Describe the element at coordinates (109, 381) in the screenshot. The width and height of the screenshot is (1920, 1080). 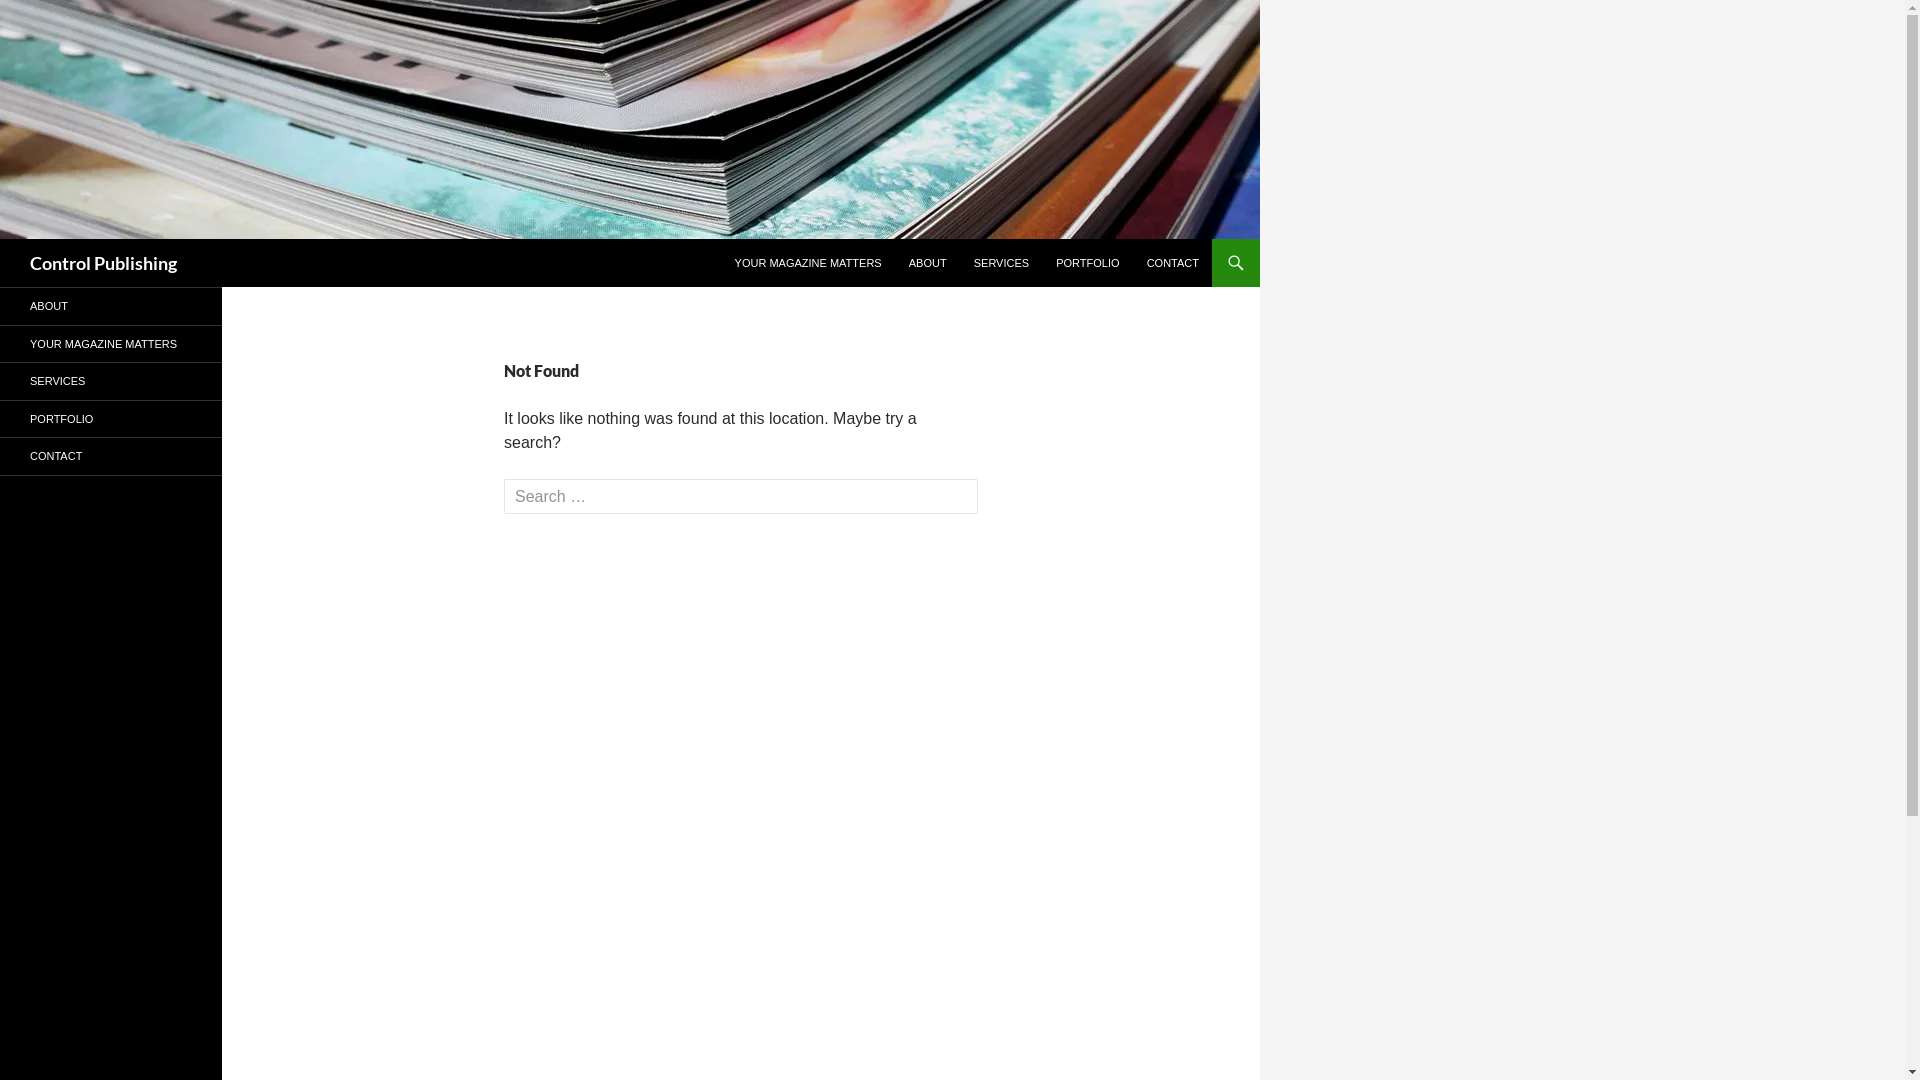
I see `'SERVICES'` at that location.